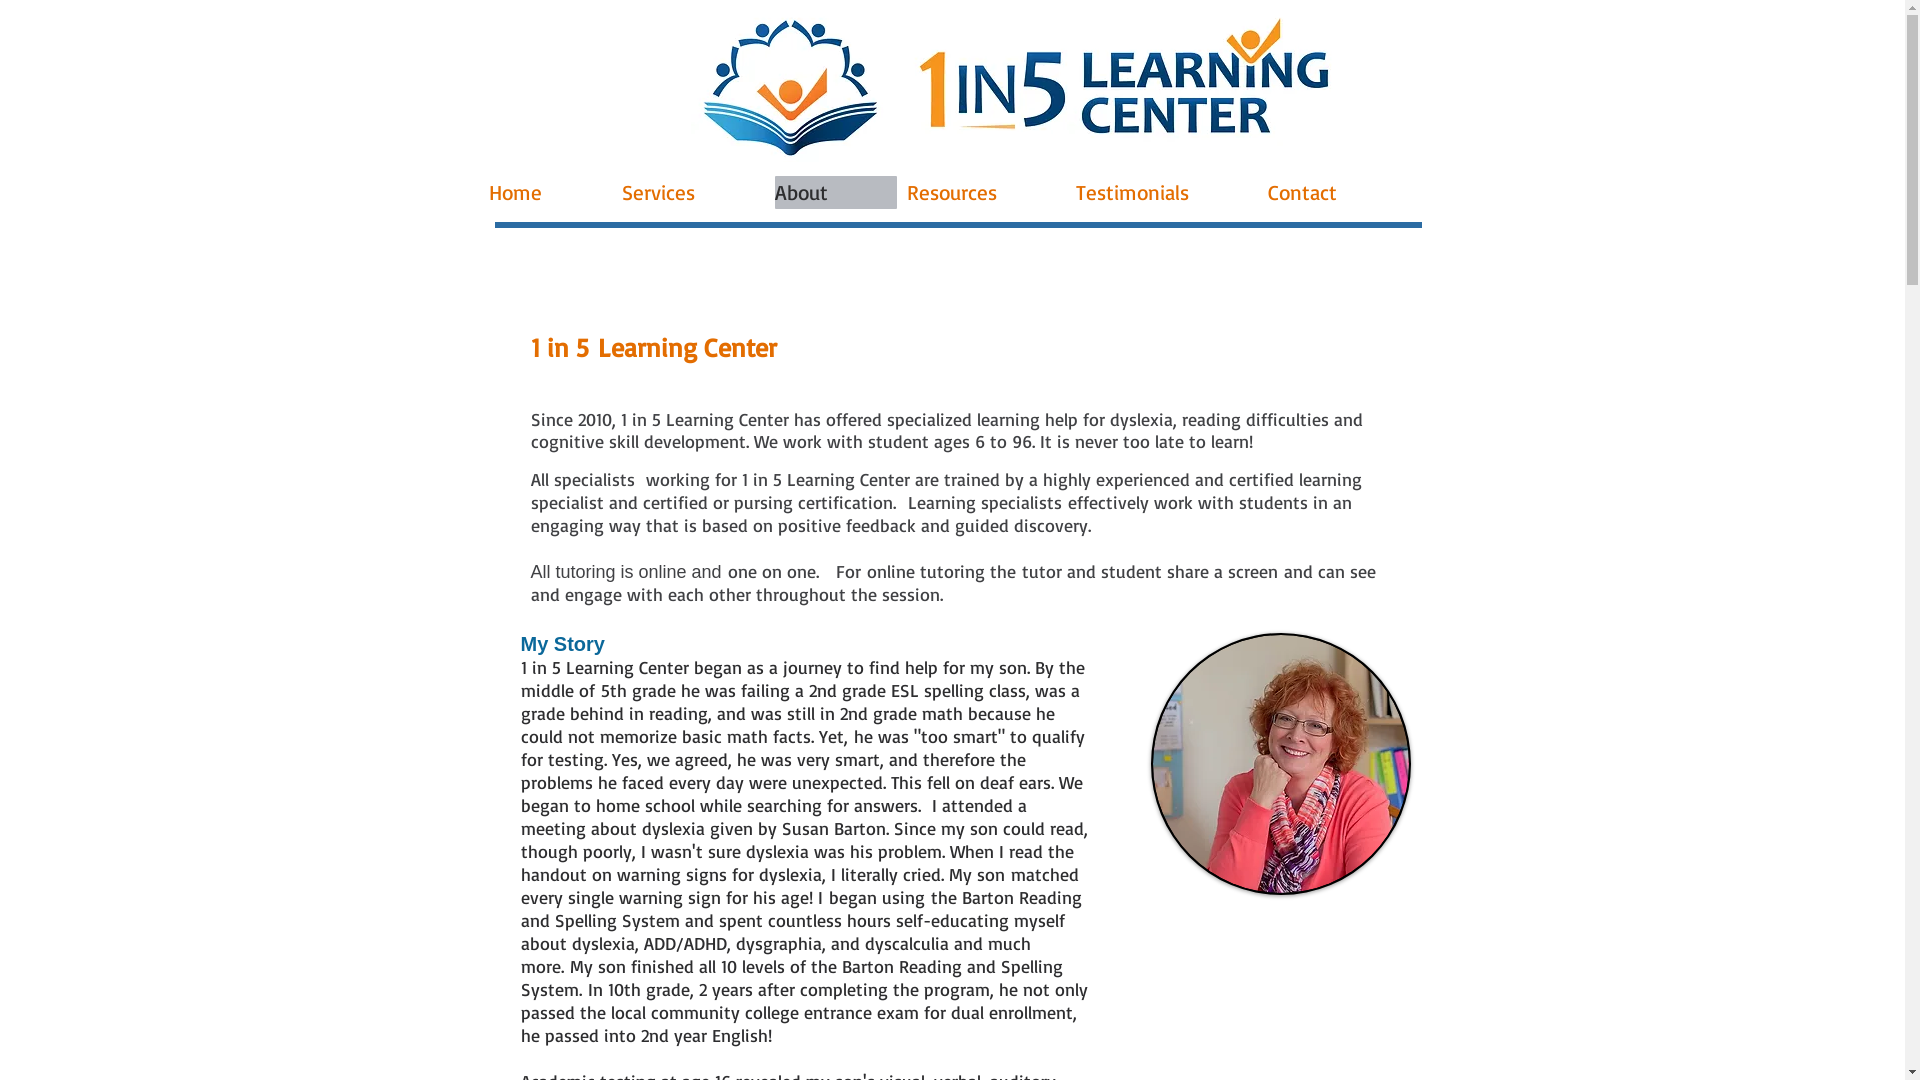 The height and width of the screenshot is (1080, 1920). I want to click on 'About', so click(835, 192).